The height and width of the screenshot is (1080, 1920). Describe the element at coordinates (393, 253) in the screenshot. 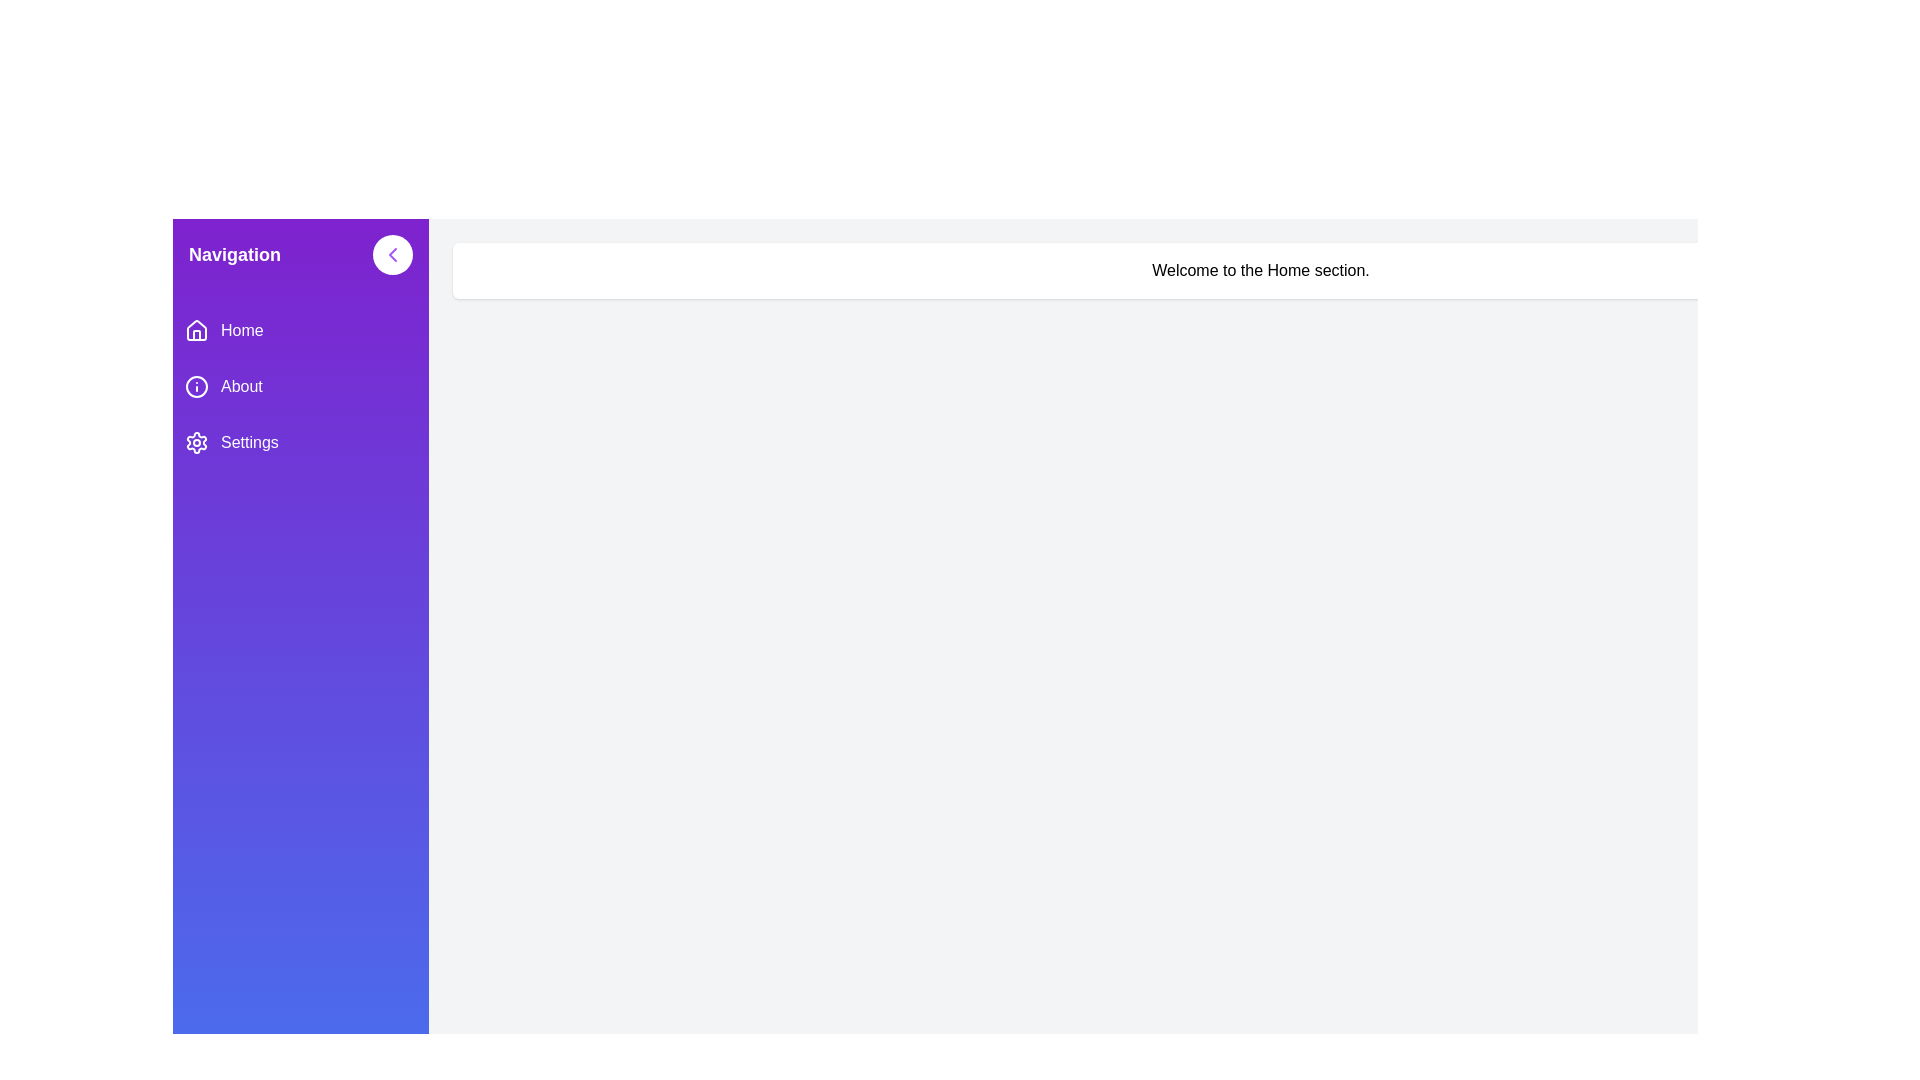

I see `the left-pointing chevron icon styled in purple, located inside a white circular background at the top center of the purple navigation bar in the left panel` at that location.